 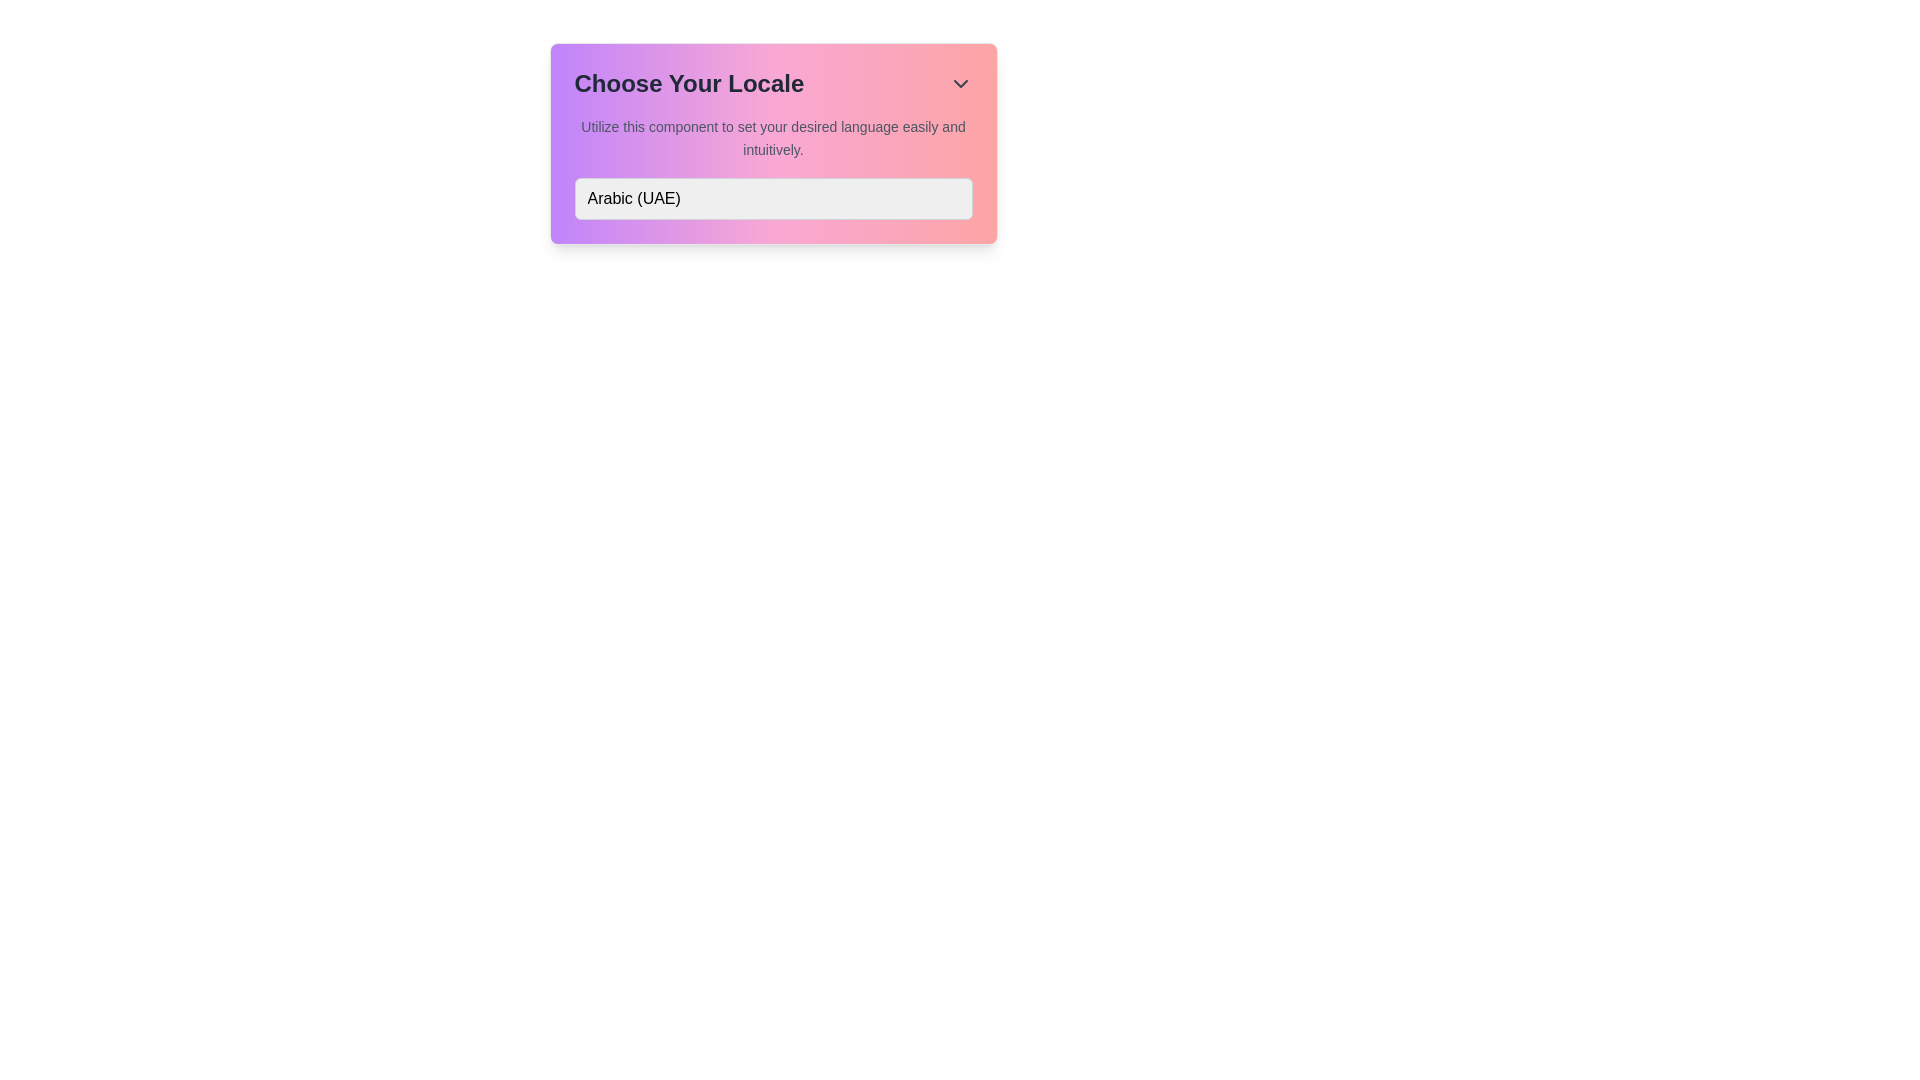 I want to click on the option from the dropdown menu labeled 'Arabic (UAE)' which is visually represented as a rectangular selector with a light gray background and a thin border, located below the title 'Choose Your Locale', so click(x=772, y=198).